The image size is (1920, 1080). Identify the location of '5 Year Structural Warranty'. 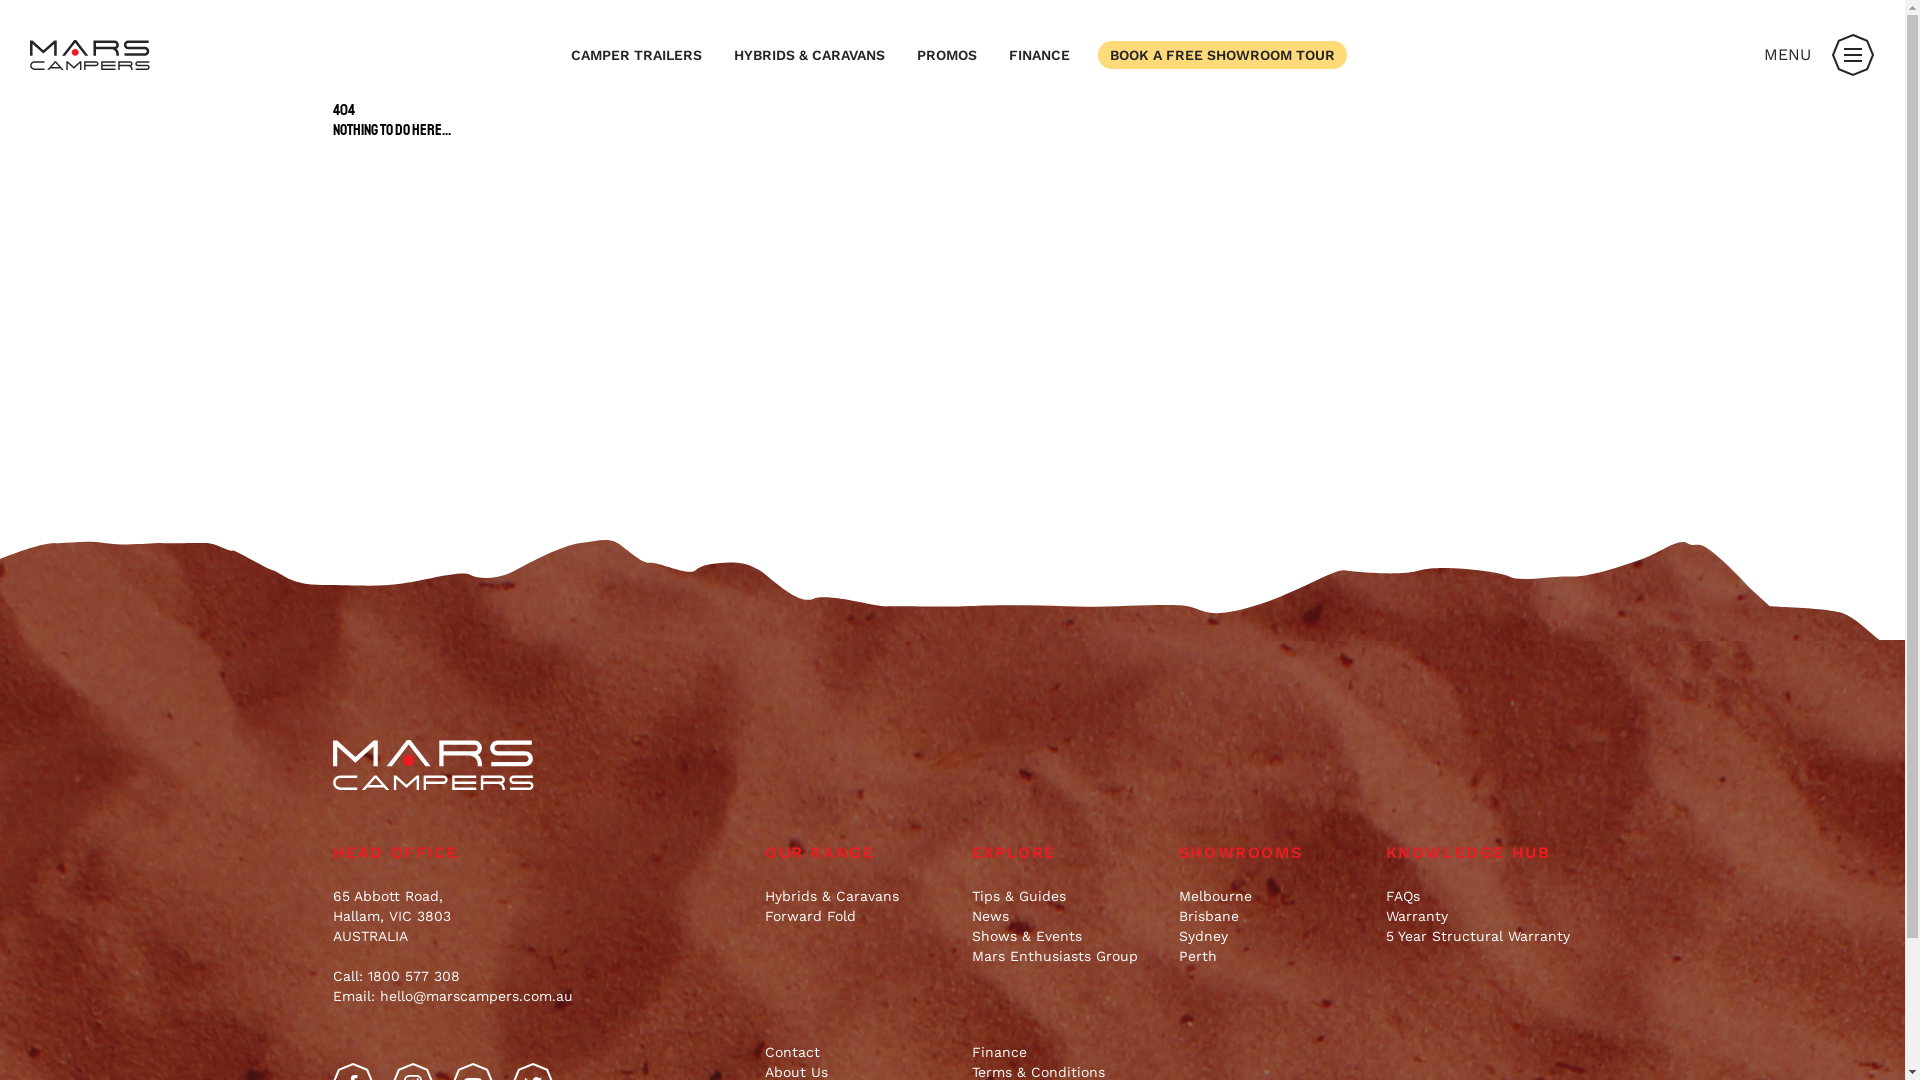
(1479, 936).